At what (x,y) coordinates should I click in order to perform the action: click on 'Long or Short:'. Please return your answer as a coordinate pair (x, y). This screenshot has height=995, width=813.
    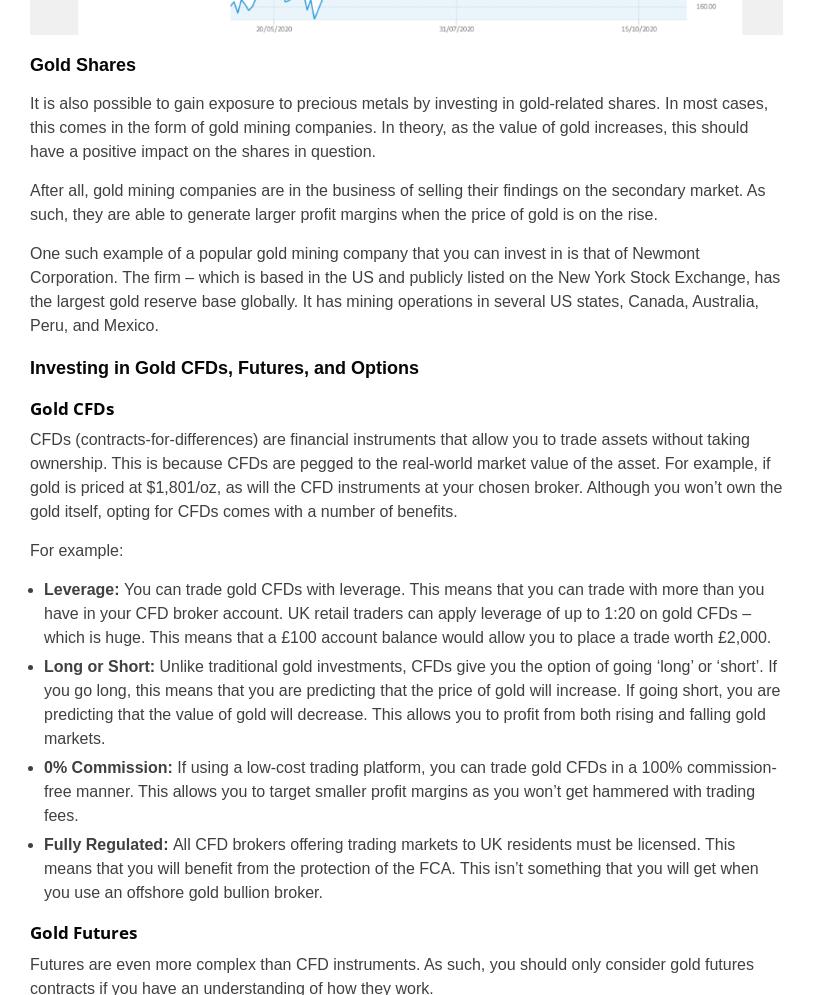
    Looking at the image, I should click on (100, 665).